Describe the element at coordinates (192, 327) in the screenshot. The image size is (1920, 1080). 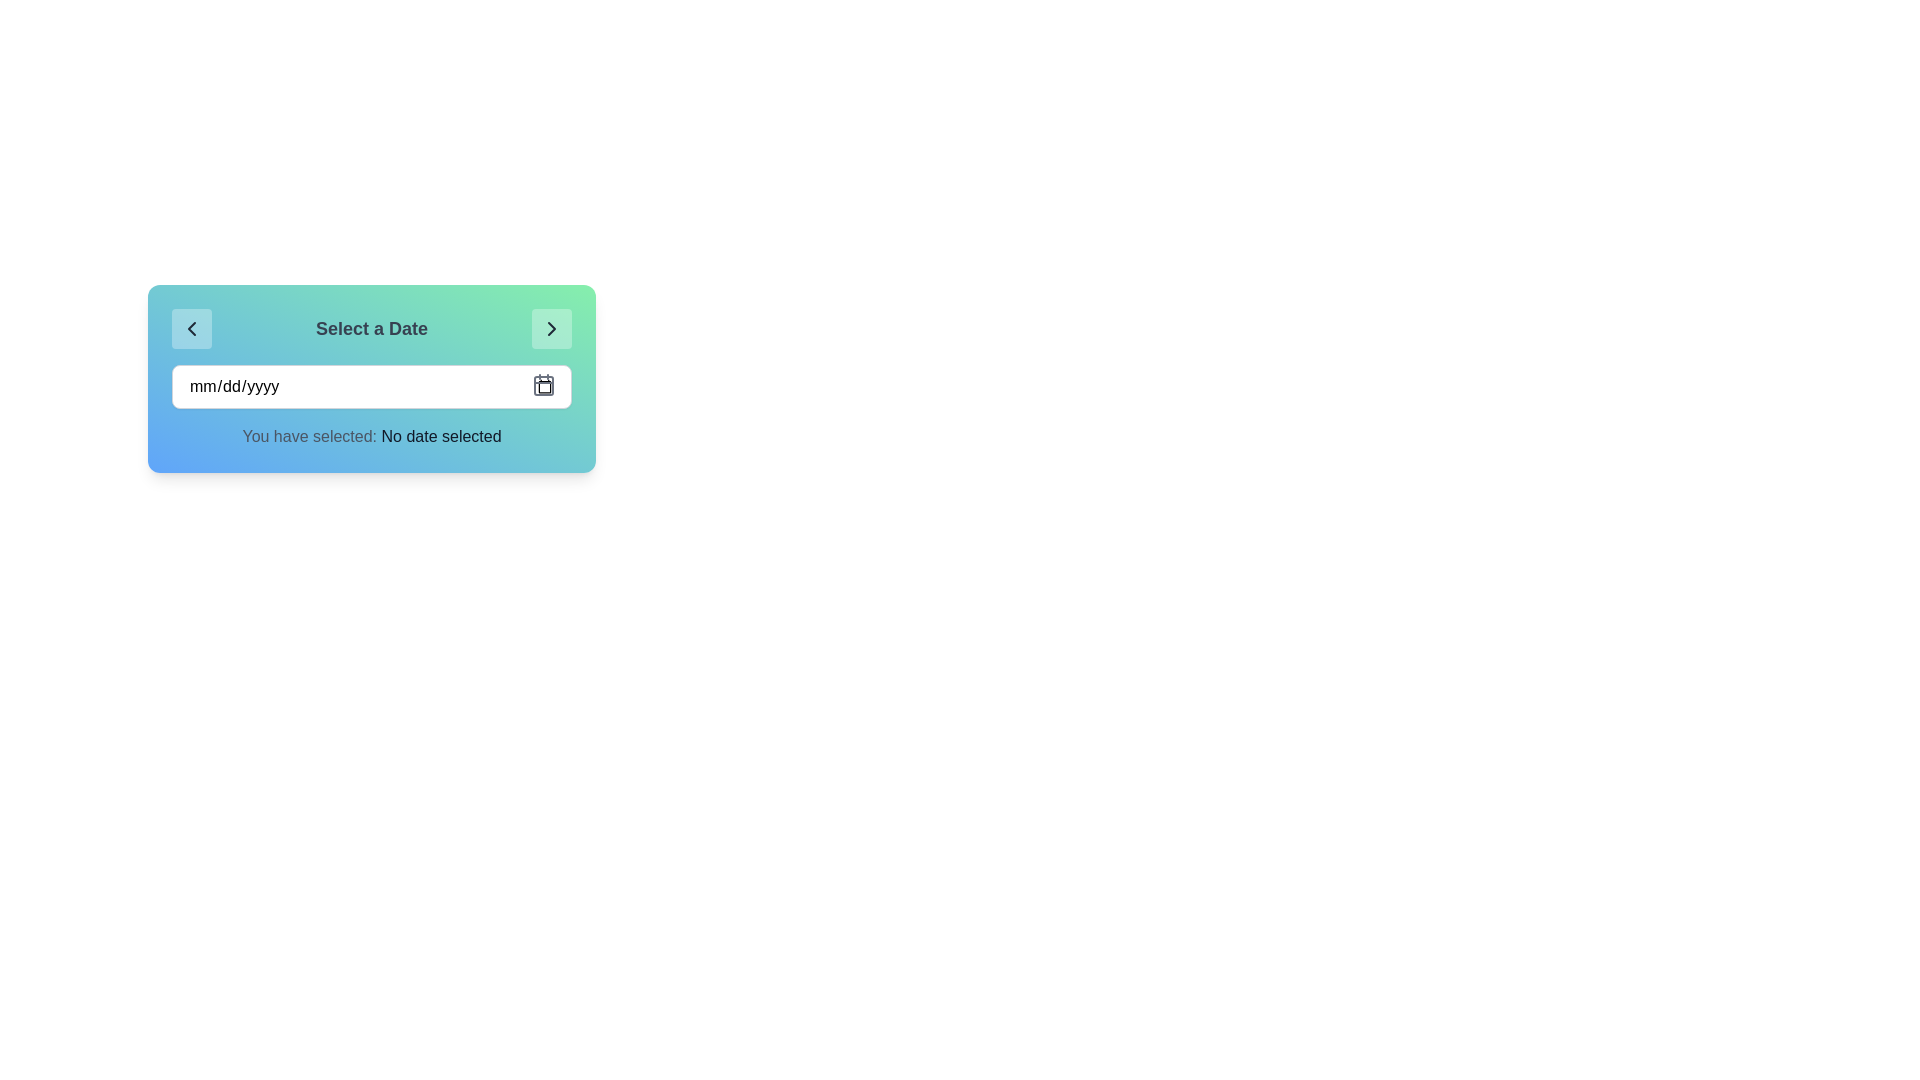
I see `the navigation control button located in the top-left corner of the teal and green gradient box labeled 'Select a Date'` at that location.